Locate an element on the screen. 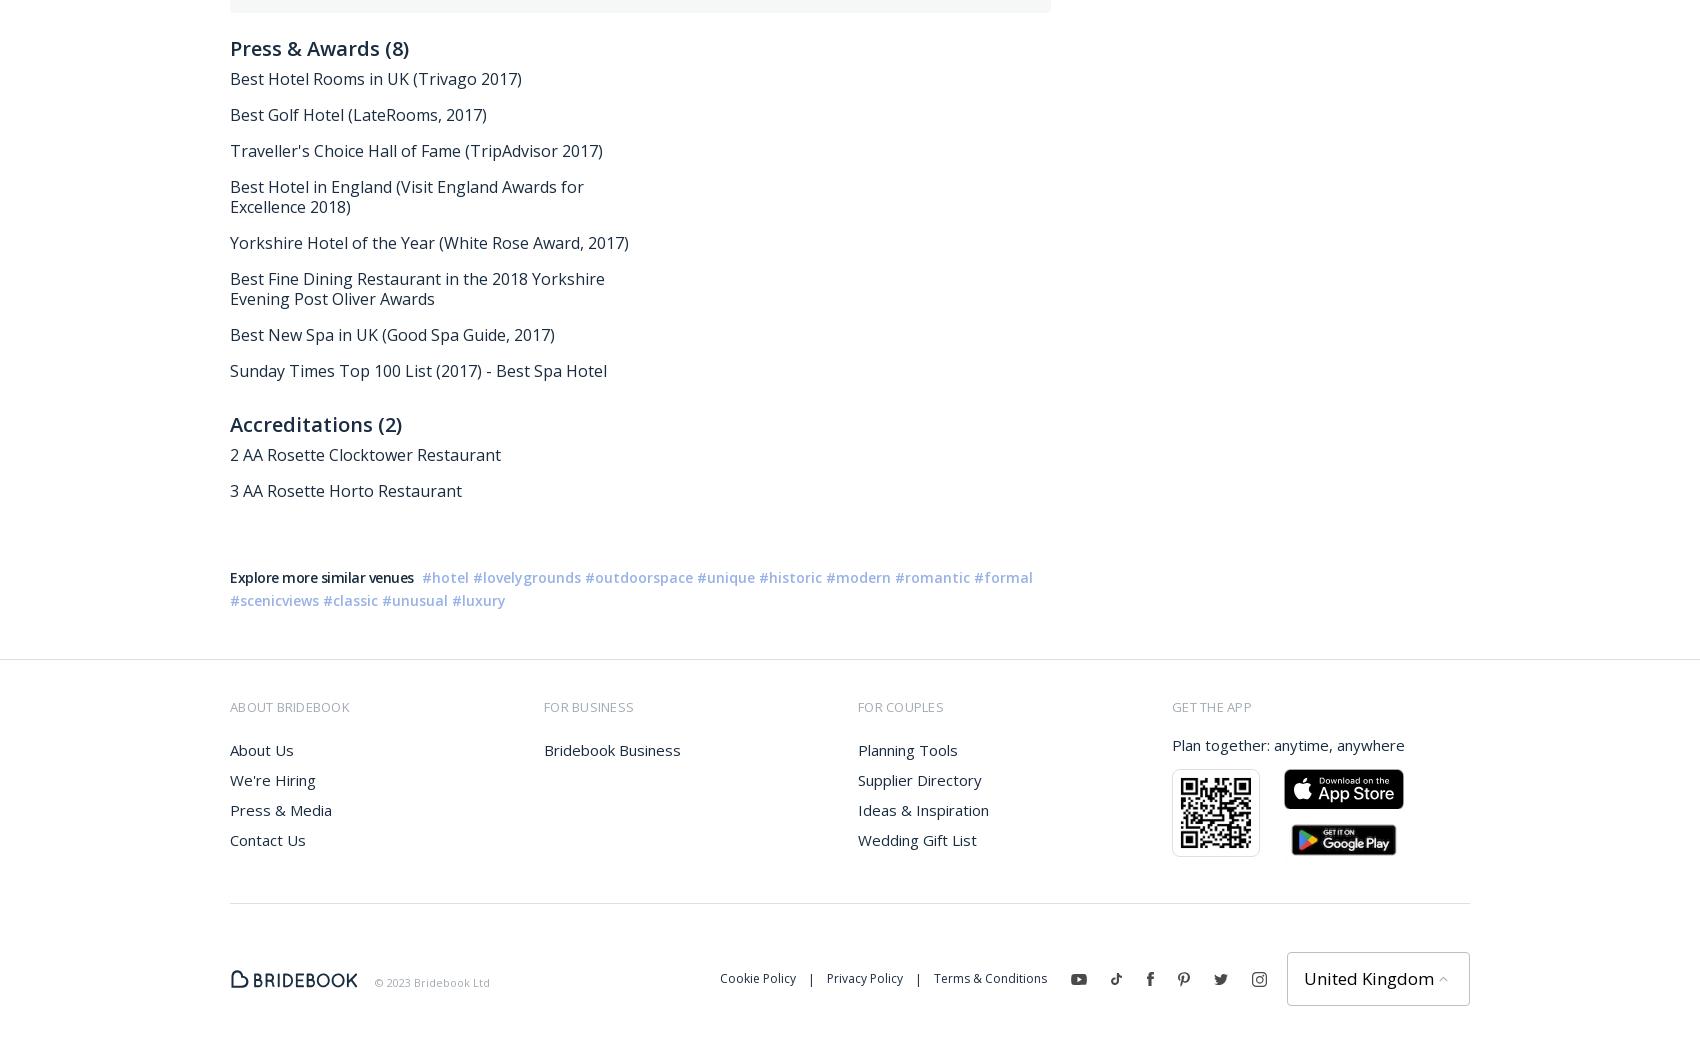 The width and height of the screenshot is (1700, 1050). '#luxury' is located at coordinates (479, 600).